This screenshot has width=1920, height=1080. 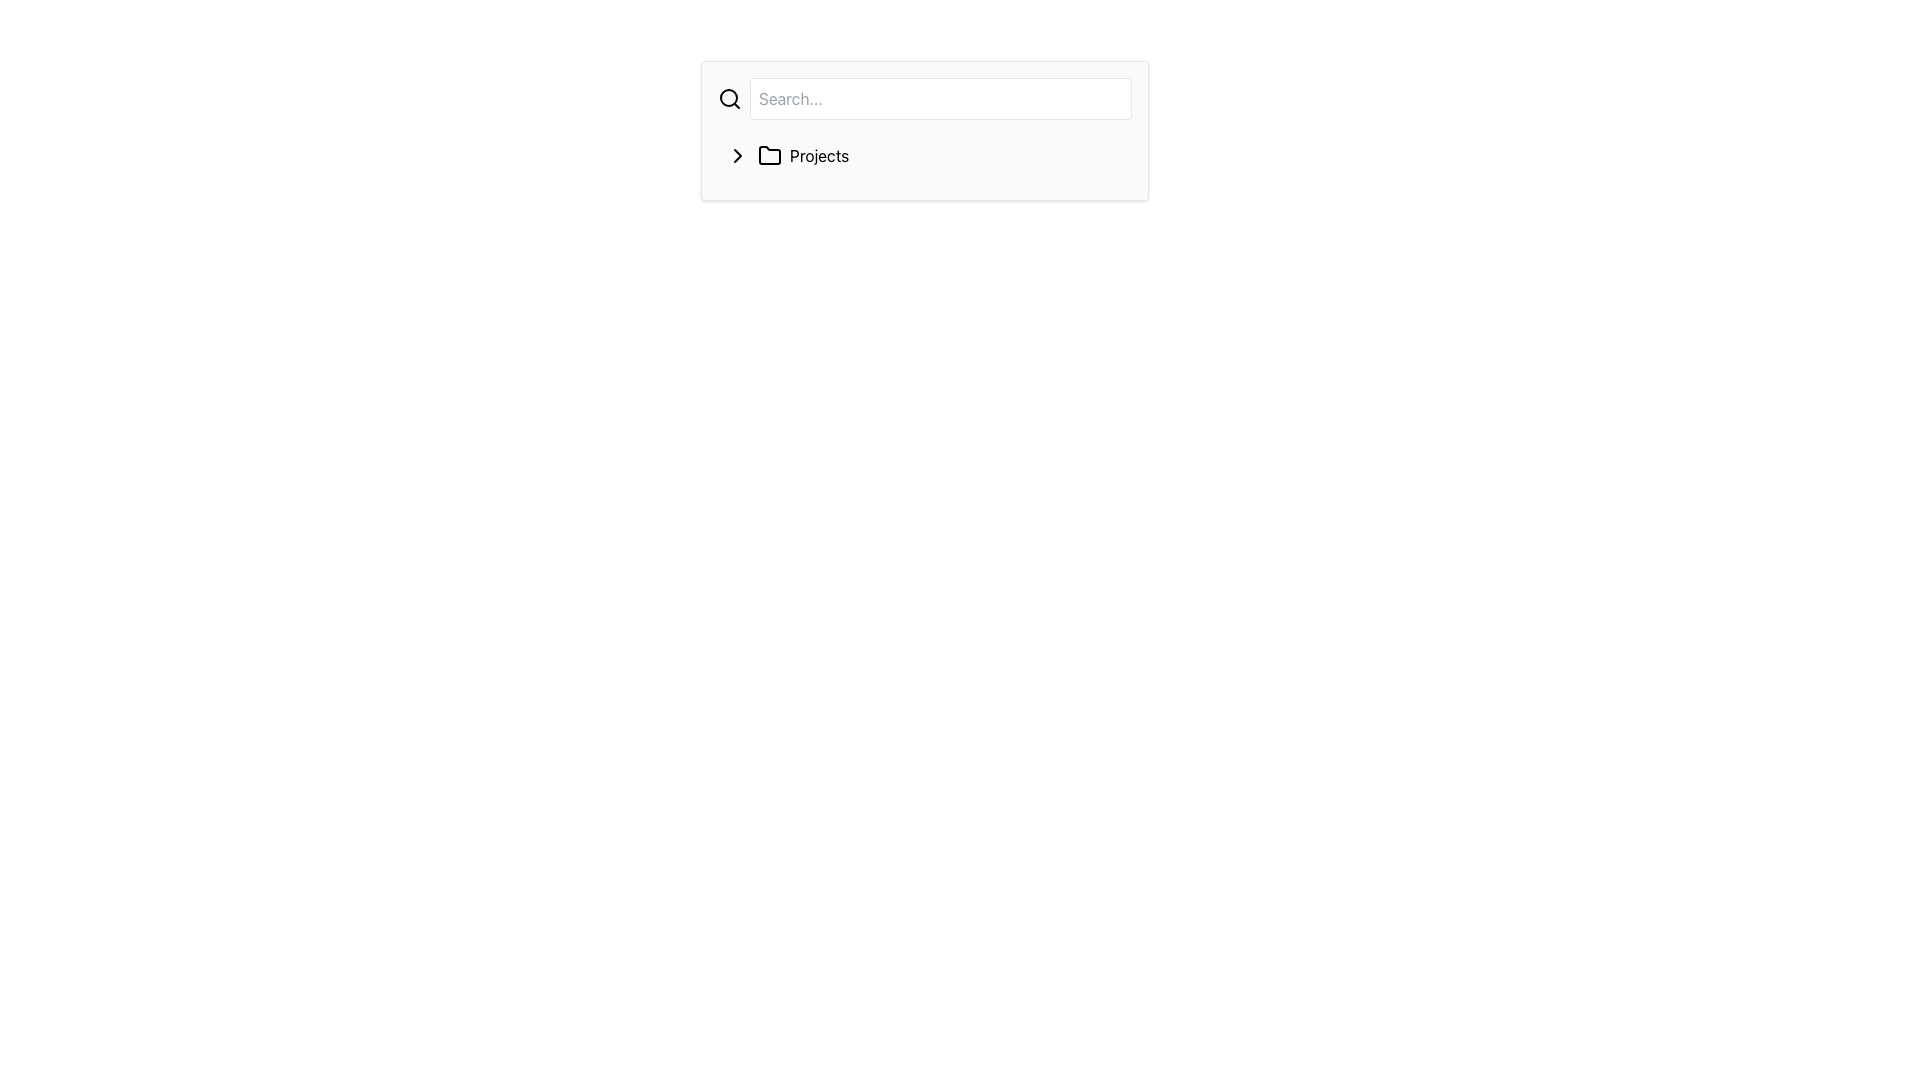 What do you see at coordinates (737, 154) in the screenshot?
I see `the rightward-pointing chevron SVG icon, which is positioned to the left of the 'Projects' folder icon` at bounding box center [737, 154].